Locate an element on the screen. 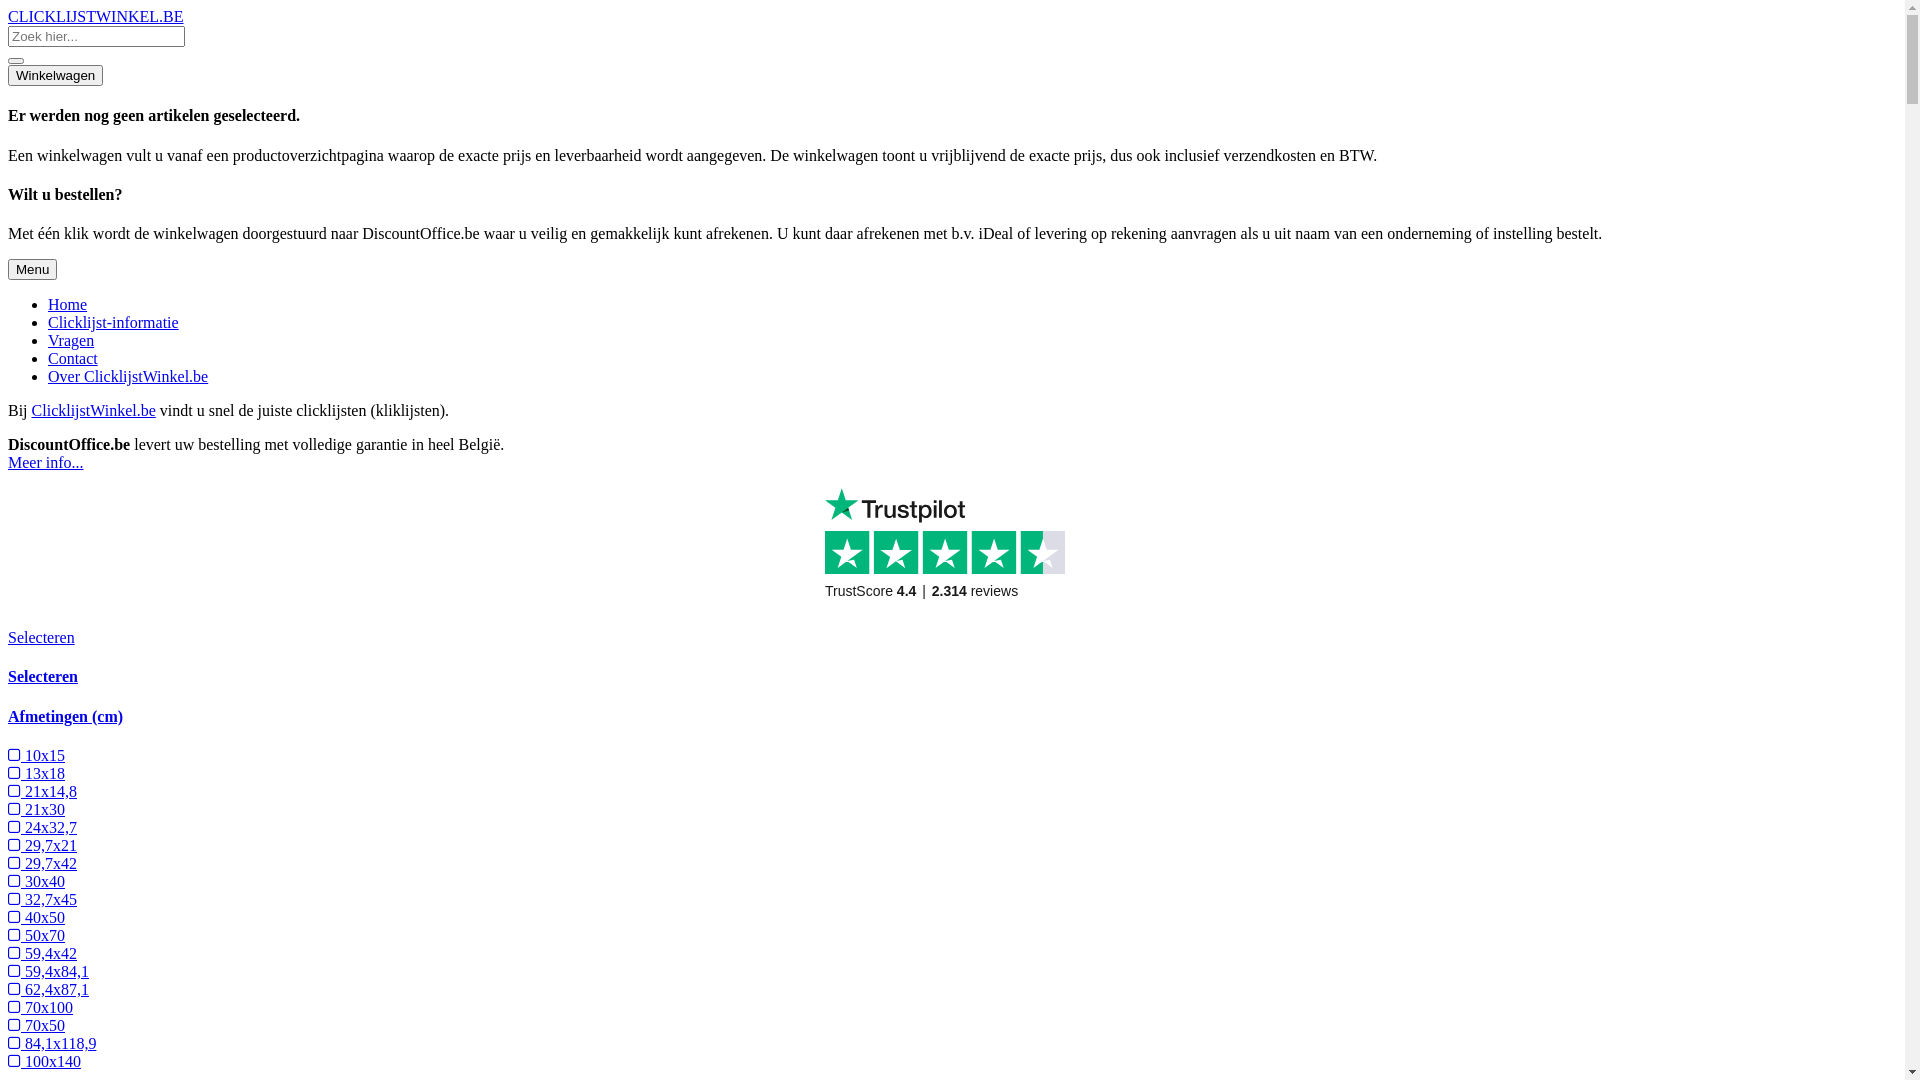 This screenshot has height=1080, width=1920. 'Clicklijst-informatie' is located at coordinates (112, 321).